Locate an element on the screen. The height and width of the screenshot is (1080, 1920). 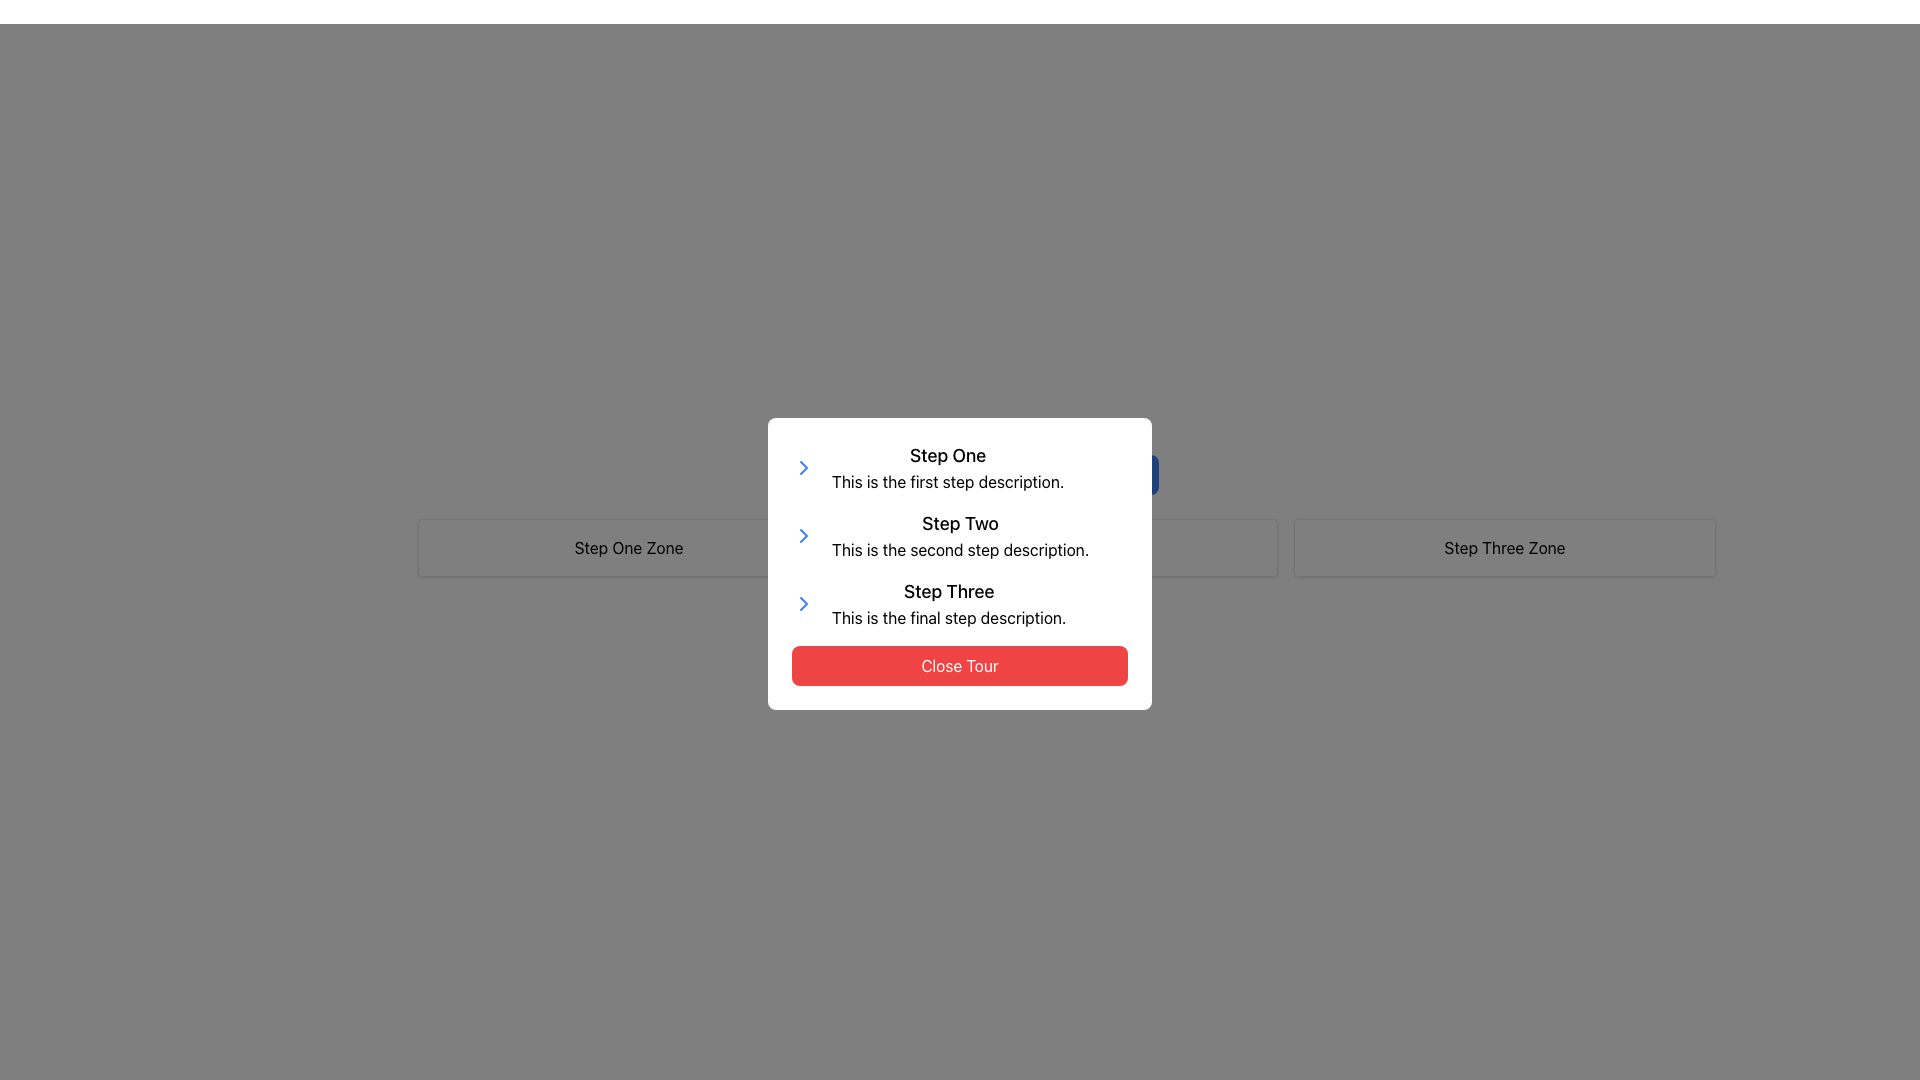
the second chevron icon positioned to the left of the 'Step Two' text in the modal dialog is located at coordinates (804, 535).